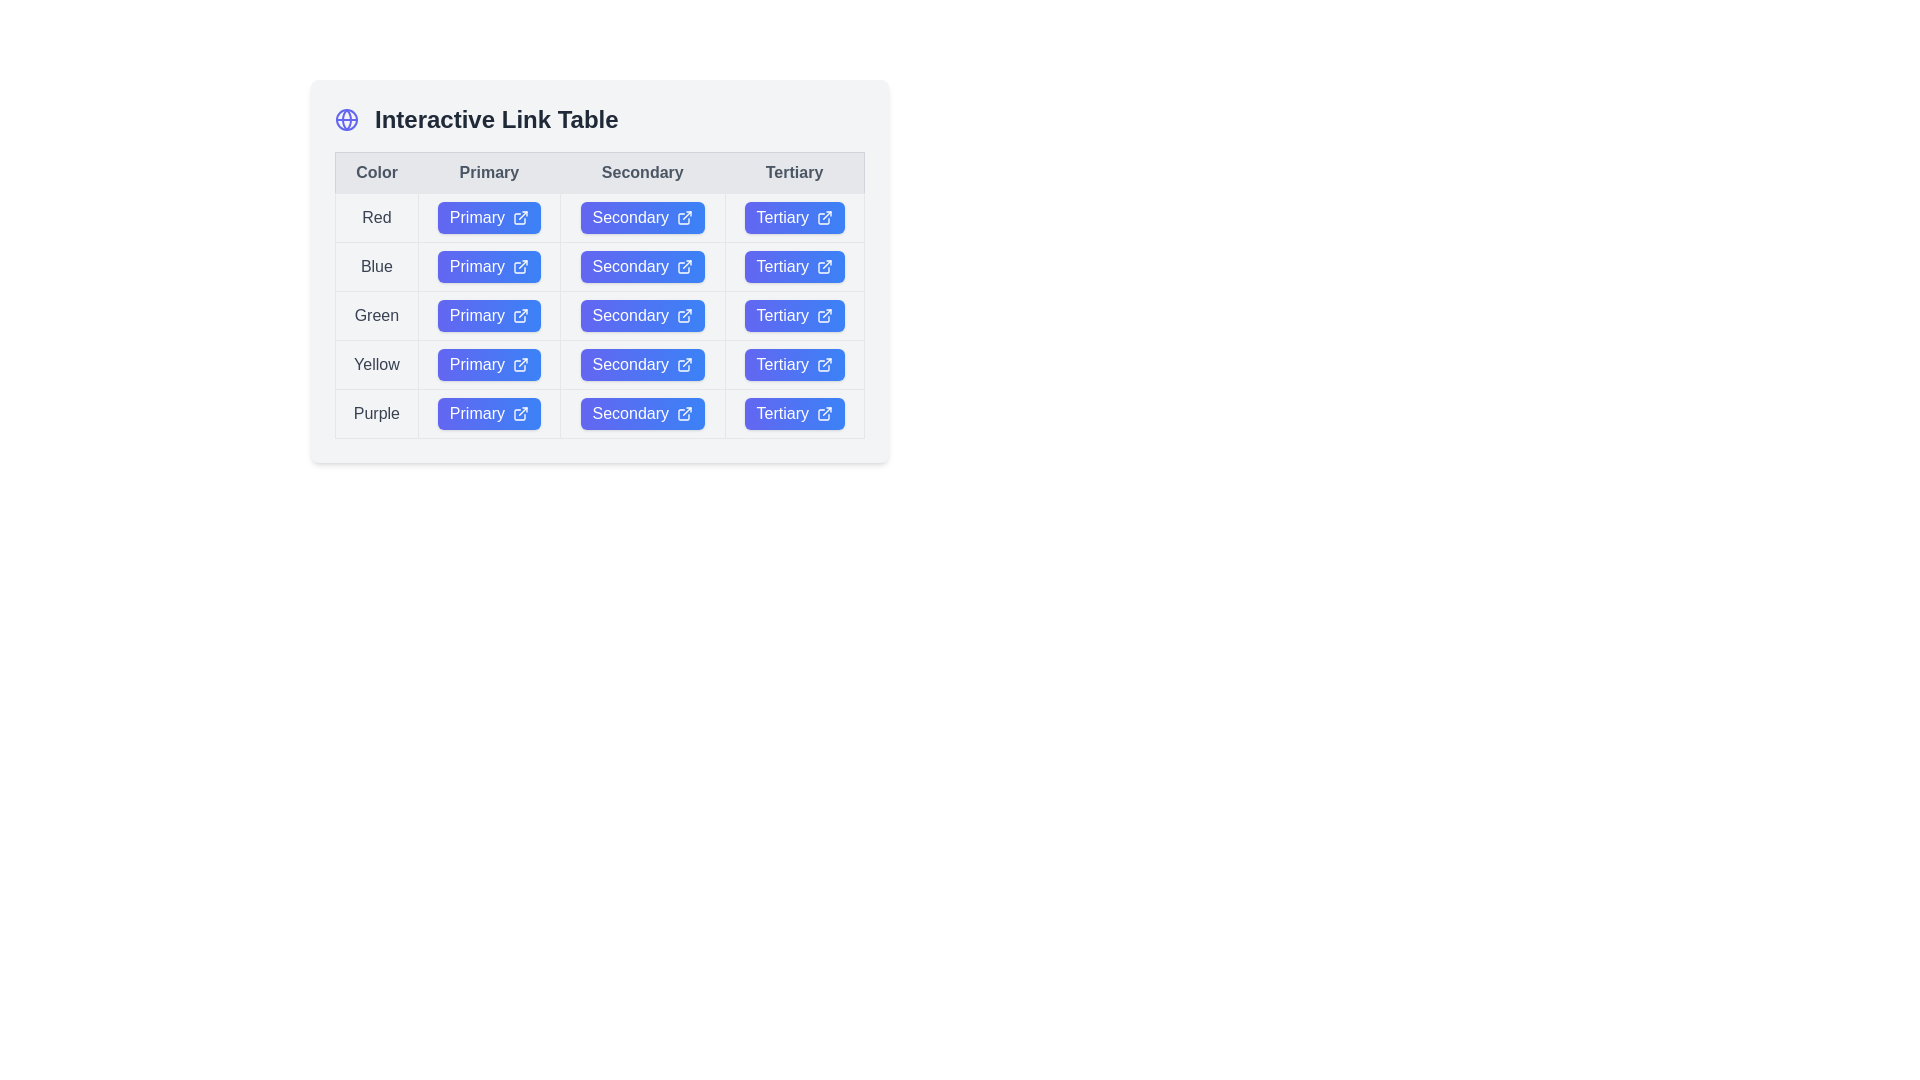  Describe the element at coordinates (346, 119) in the screenshot. I see `the indigo globe icon located in the header section titled 'Interactive Link Table', which is positioned at the top-left corner of the interface` at that location.